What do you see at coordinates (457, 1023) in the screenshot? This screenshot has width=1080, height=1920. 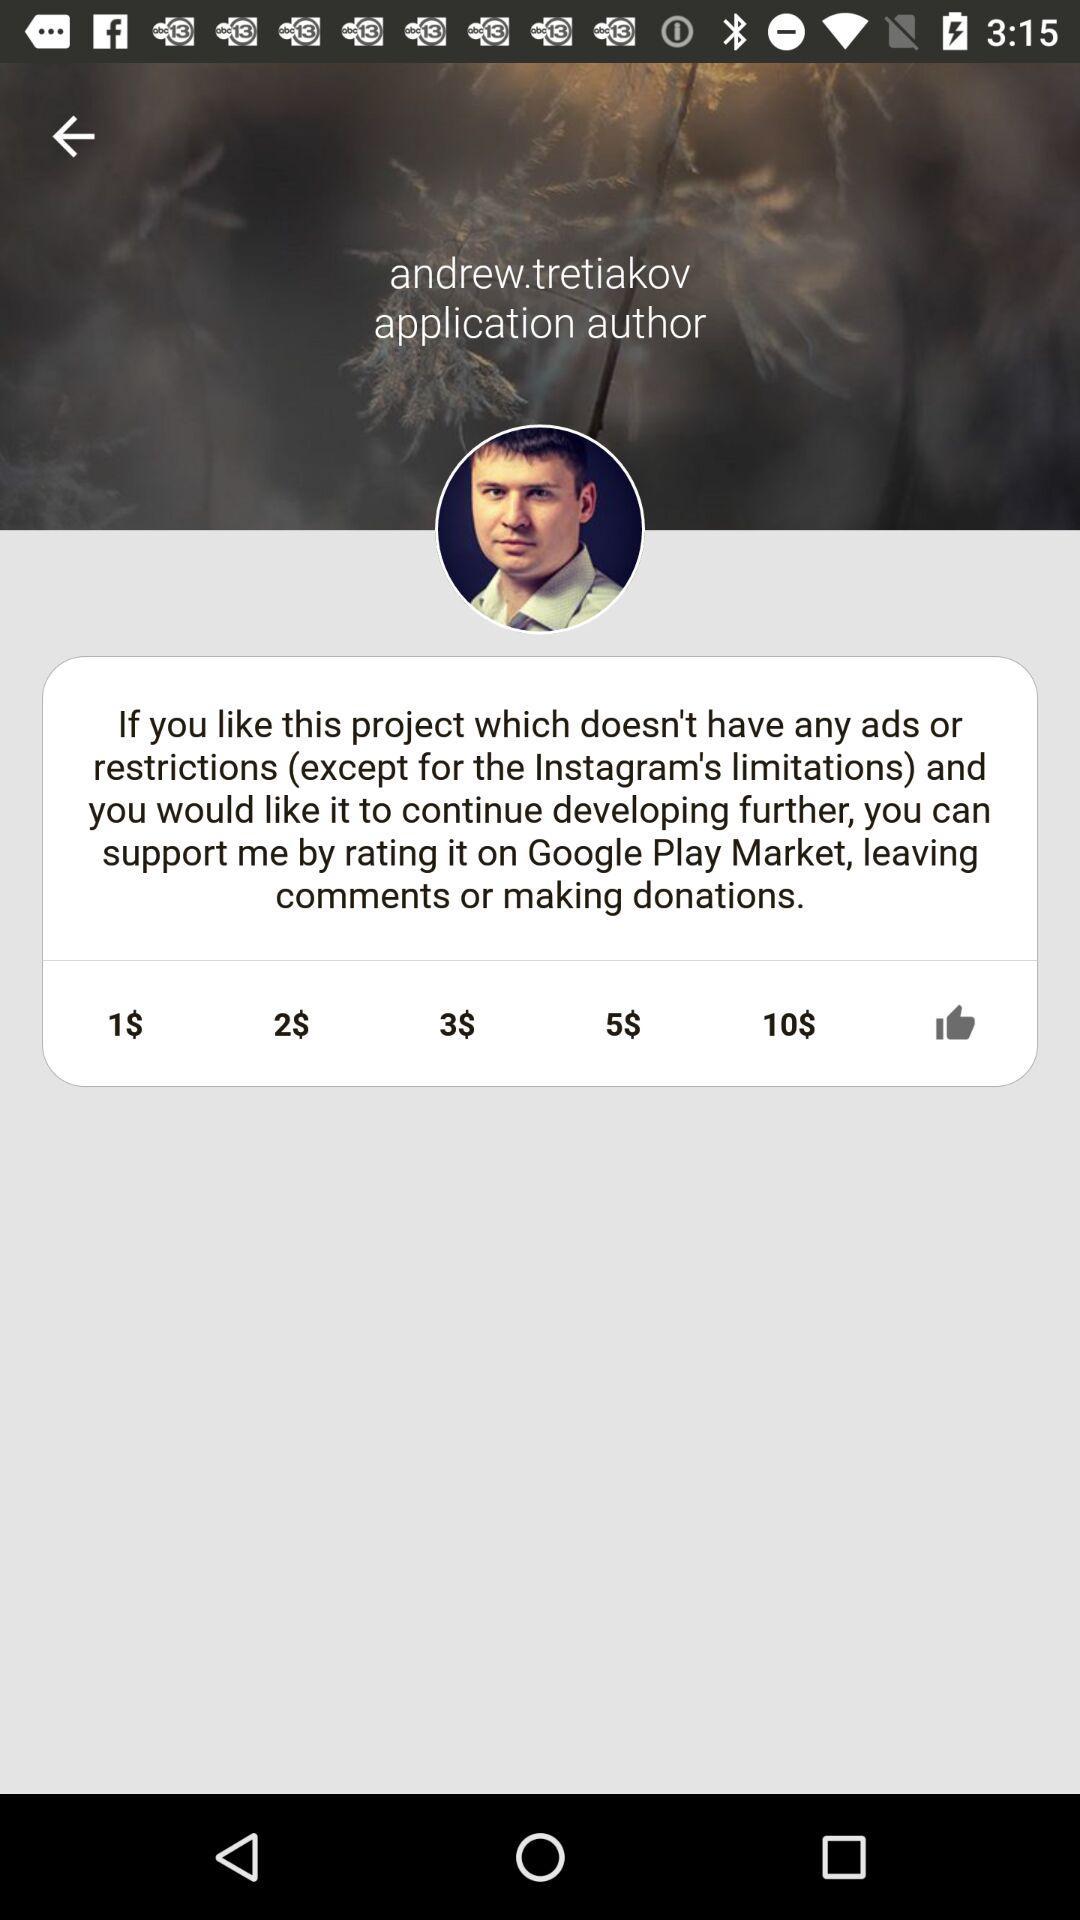 I see `3$` at bounding box center [457, 1023].